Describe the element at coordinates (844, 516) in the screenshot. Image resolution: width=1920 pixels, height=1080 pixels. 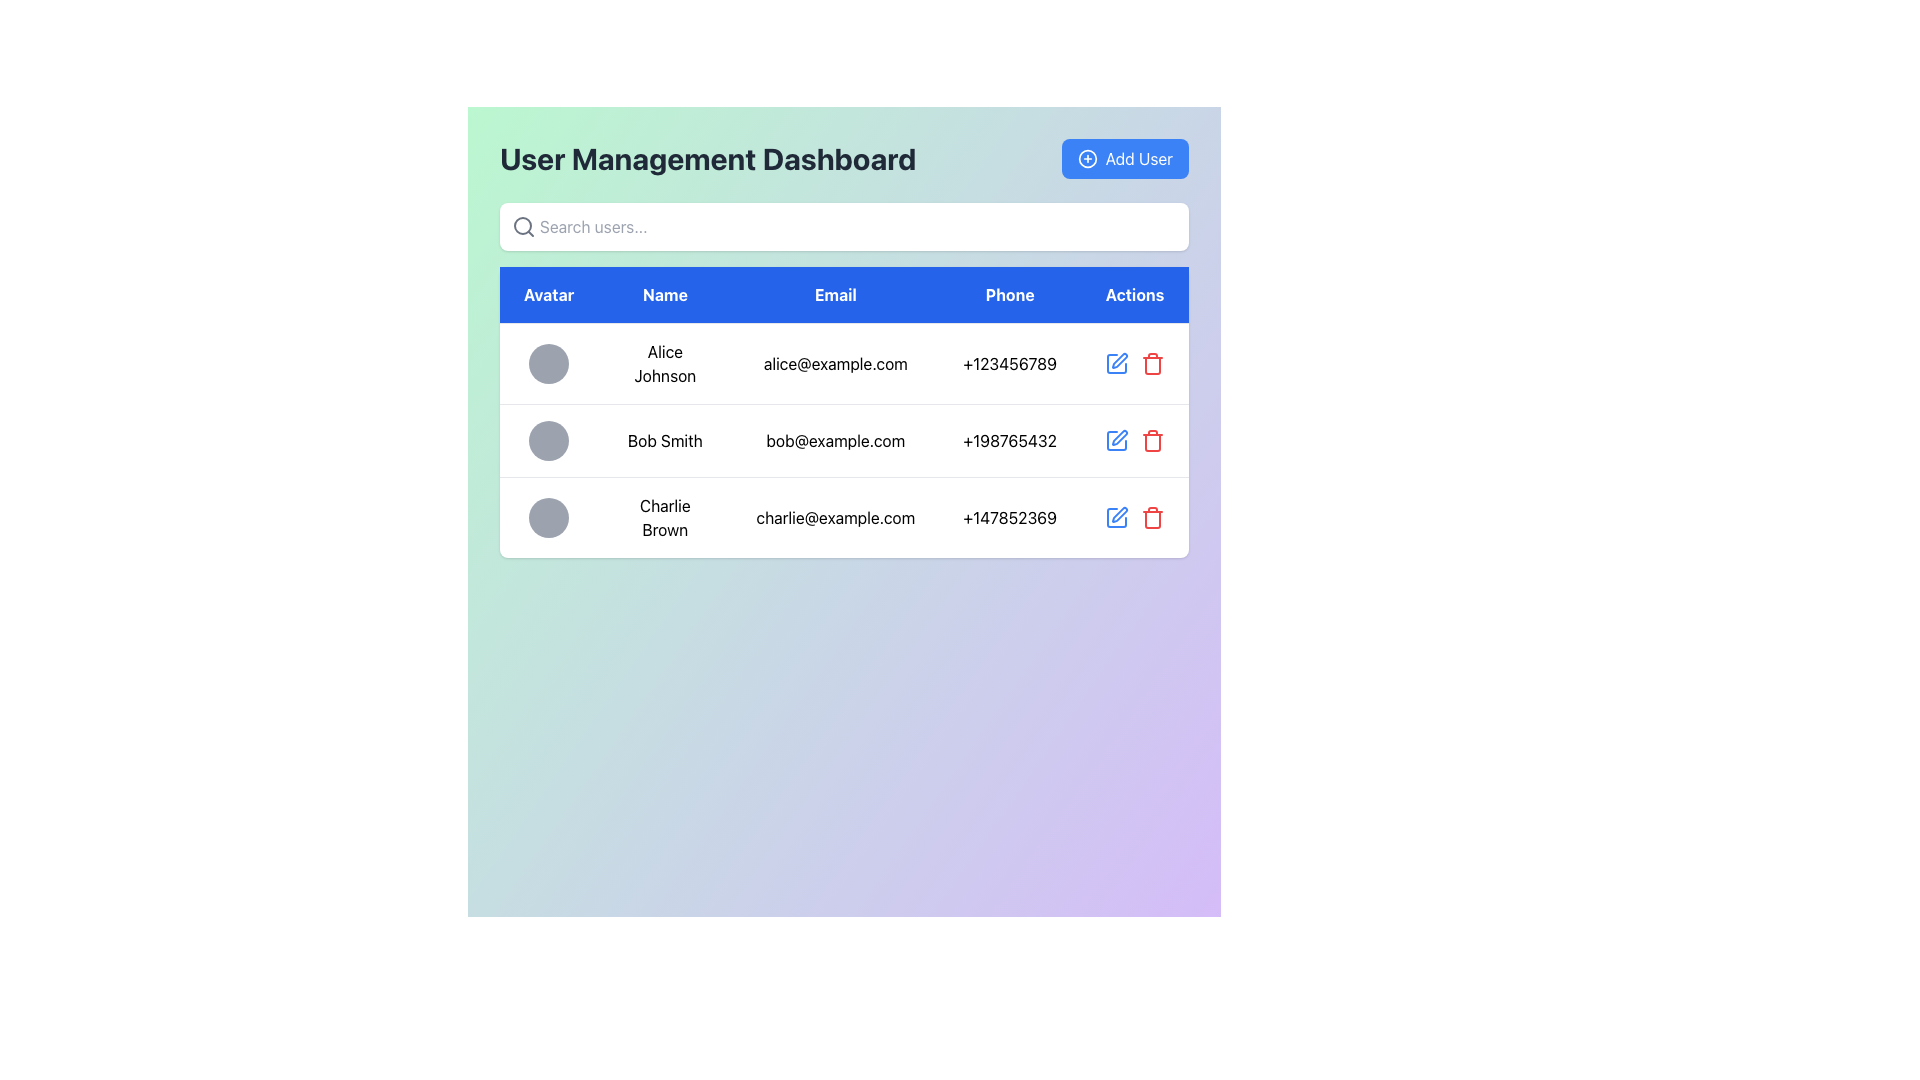
I see `the third row representing 'Charlie Brown' in the user management table` at that location.